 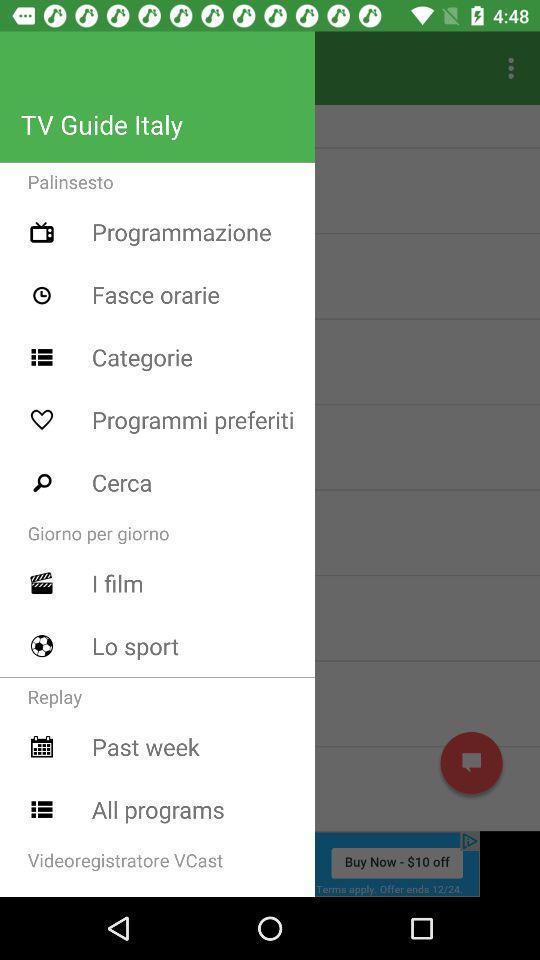 I want to click on the icon to the left of i film, so click(x=42, y=583).